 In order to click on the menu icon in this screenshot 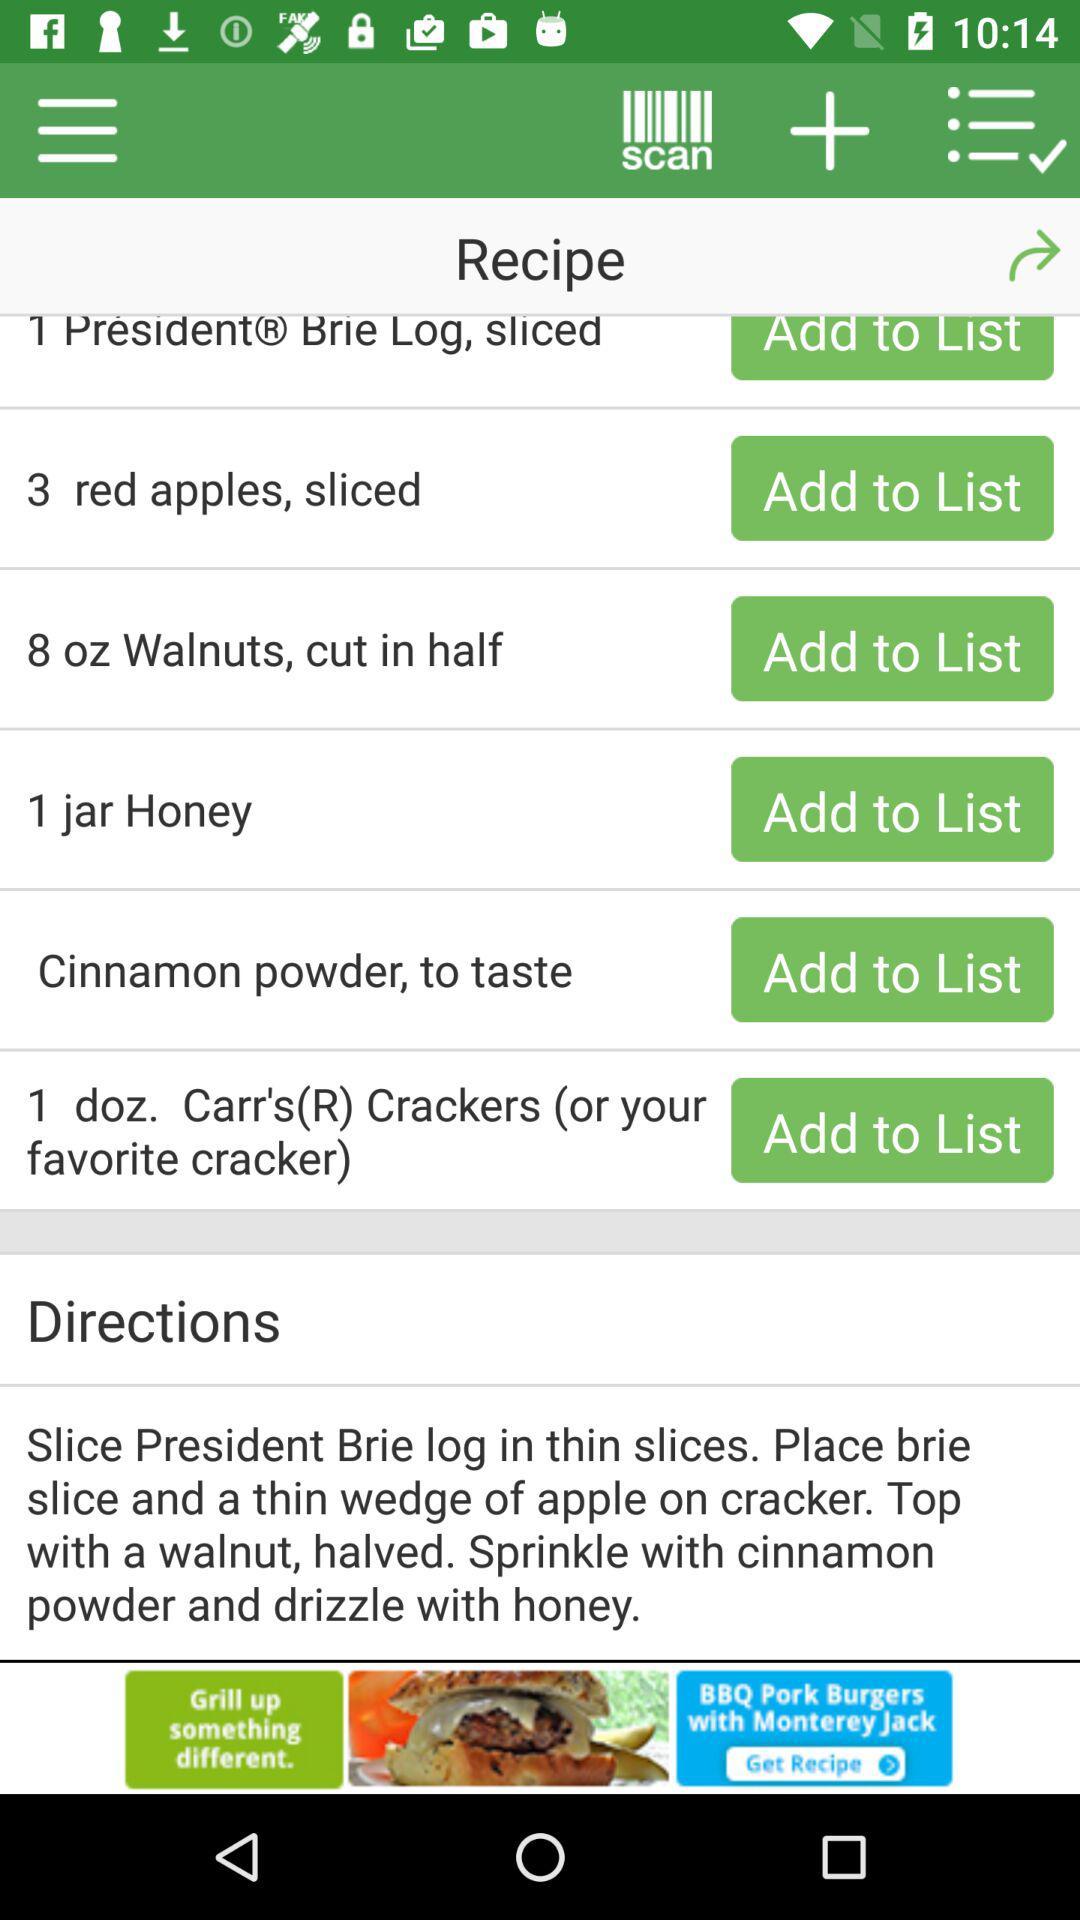, I will do `click(77, 129)`.